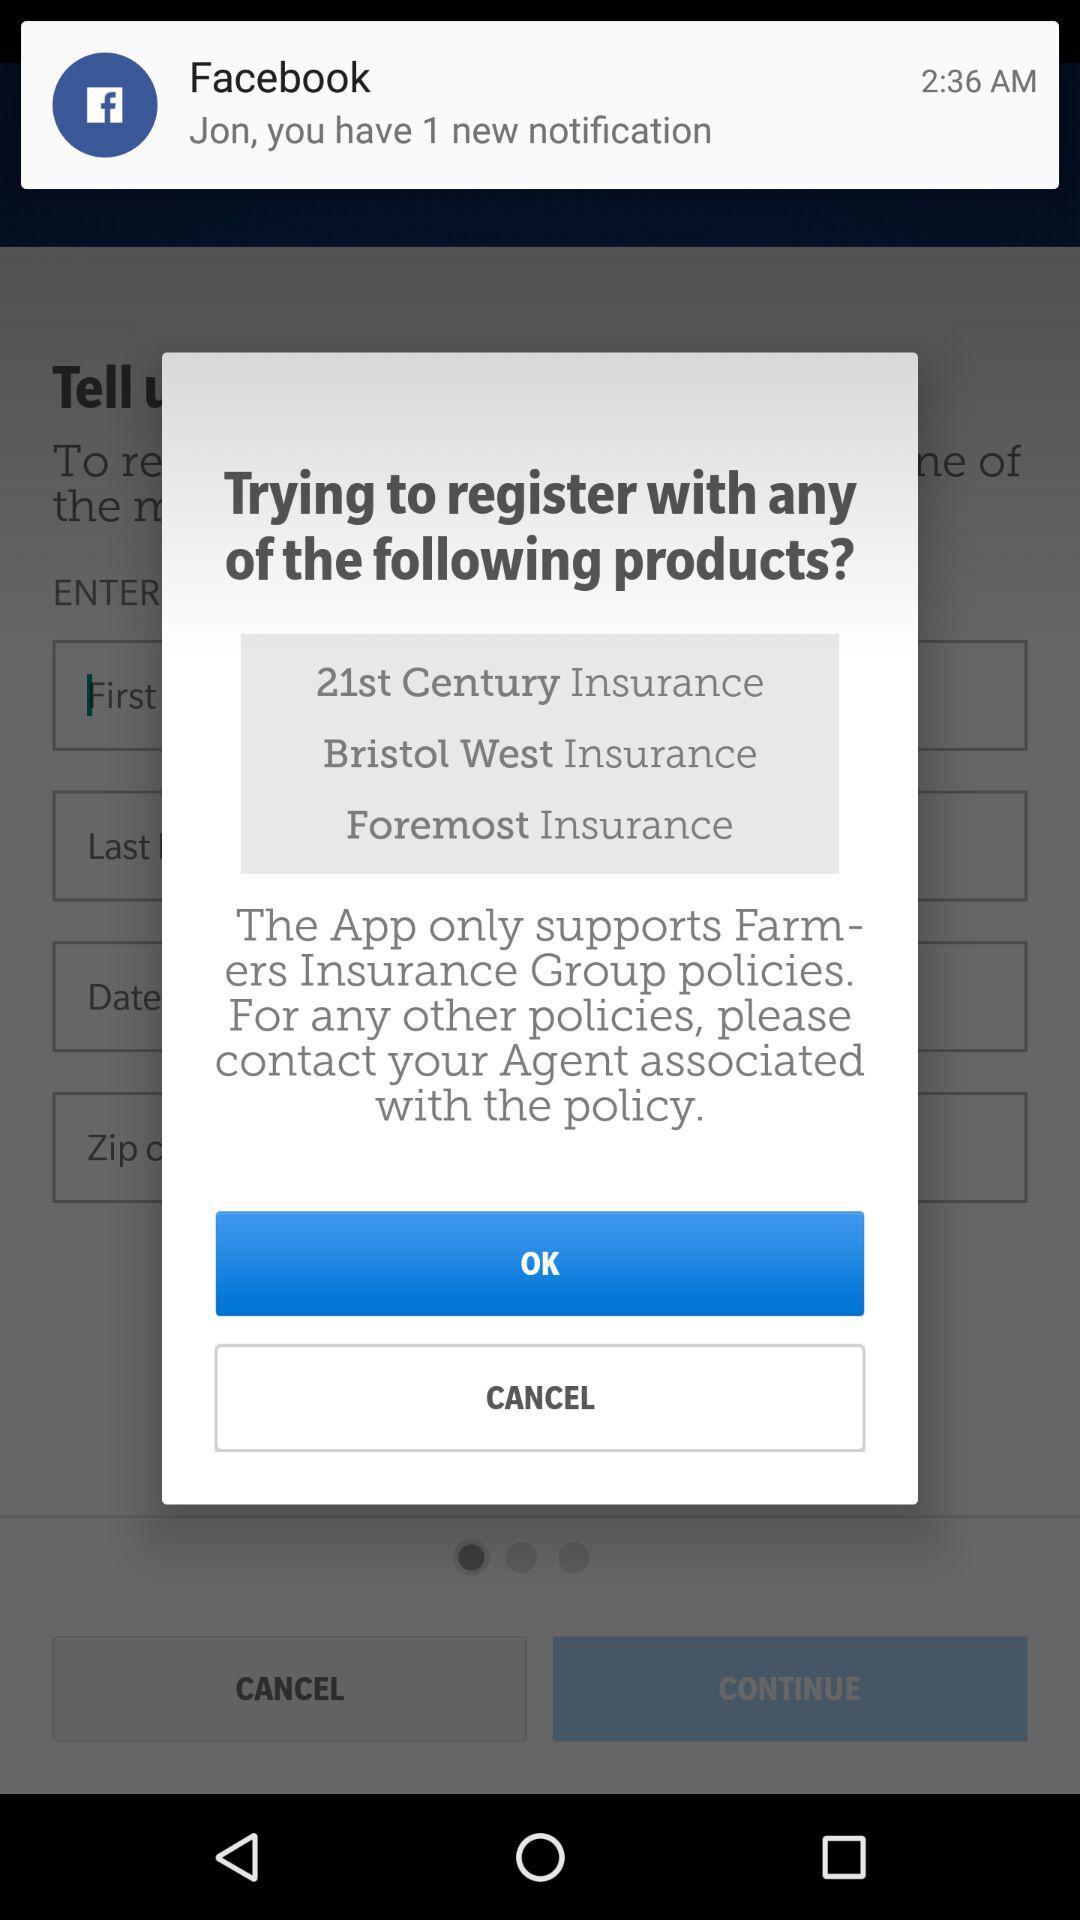  Describe the element at coordinates (540, 1396) in the screenshot. I see `item below the ok item` at that location.